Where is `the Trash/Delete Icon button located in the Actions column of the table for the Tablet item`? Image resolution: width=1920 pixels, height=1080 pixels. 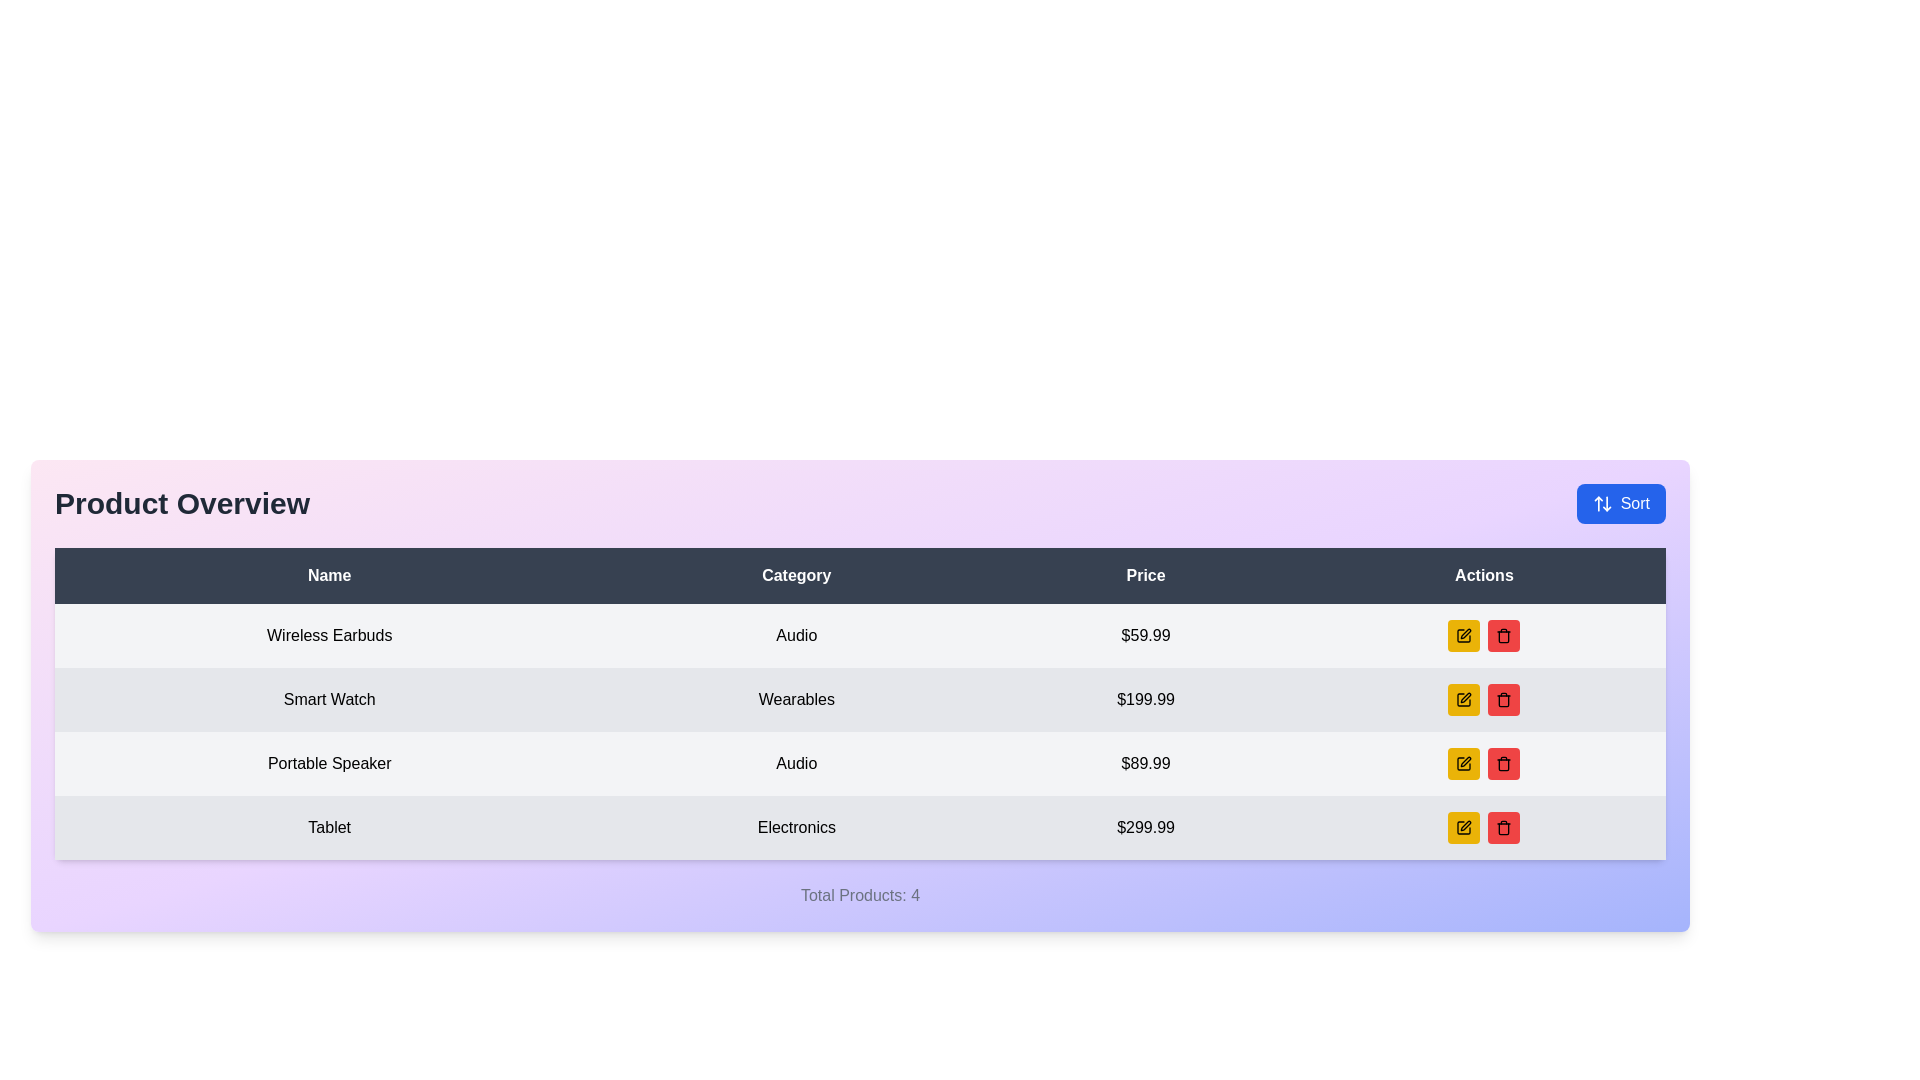 the Trash/Delete Icon button located in the Actions column of the table for the Tablet item is located at coordinates (1504, 763).